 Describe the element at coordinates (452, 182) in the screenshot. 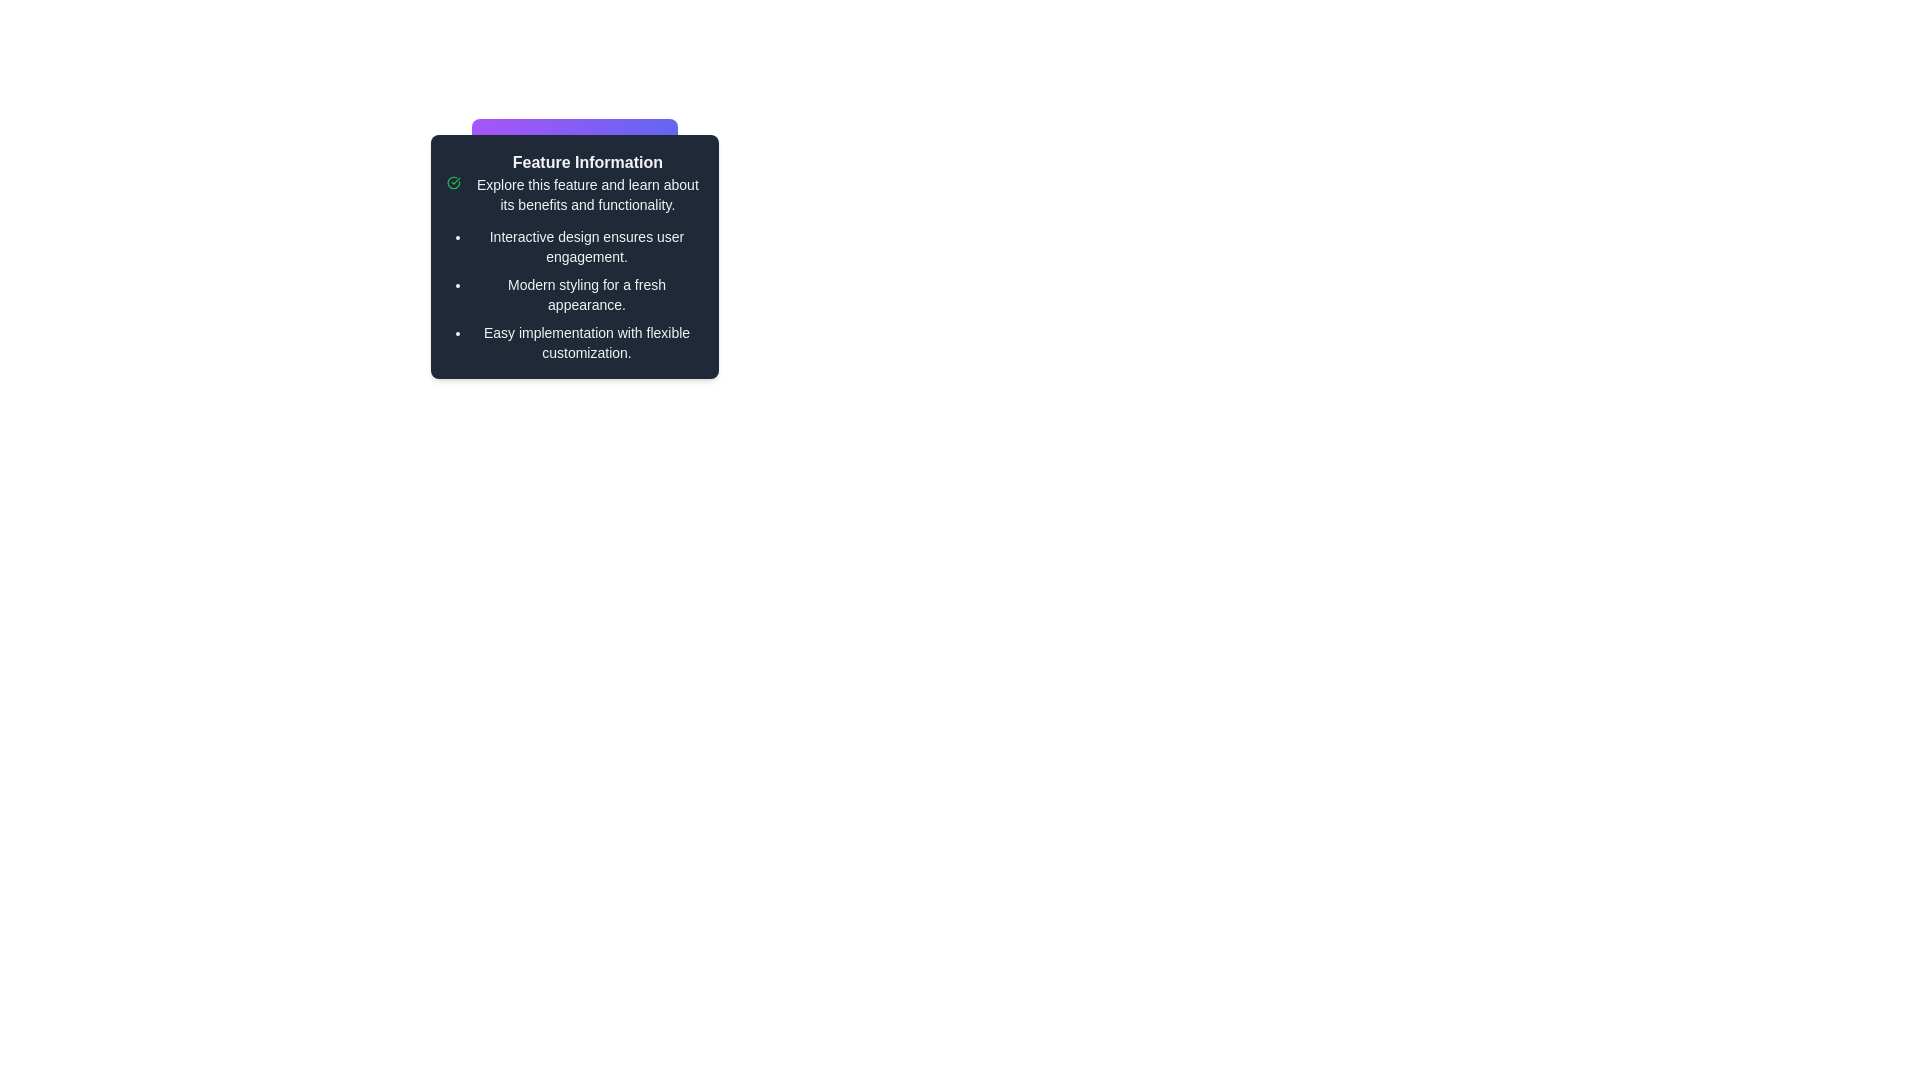

I see `the confirmation icon located to the left of the heading text 'Feature Information' within the informational panel, serving as a static visual indicator` at that location.